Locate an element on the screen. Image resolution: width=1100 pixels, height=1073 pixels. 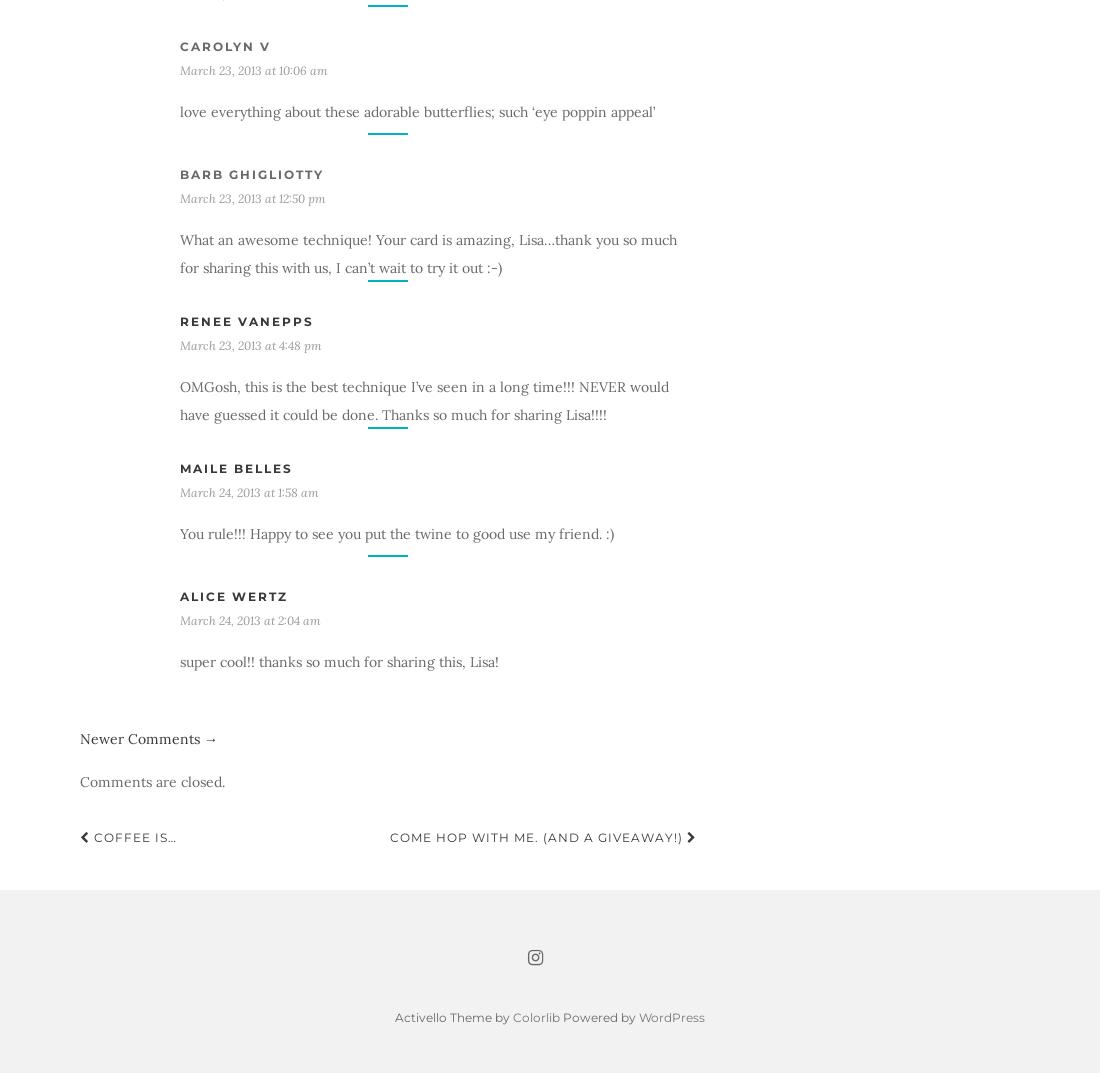
'What an awesome technique! Your card is amazing, Lisa…thank you so much for sharing this with us, I can’t wait to try it out :-)' is located at coordinates (178, 252).